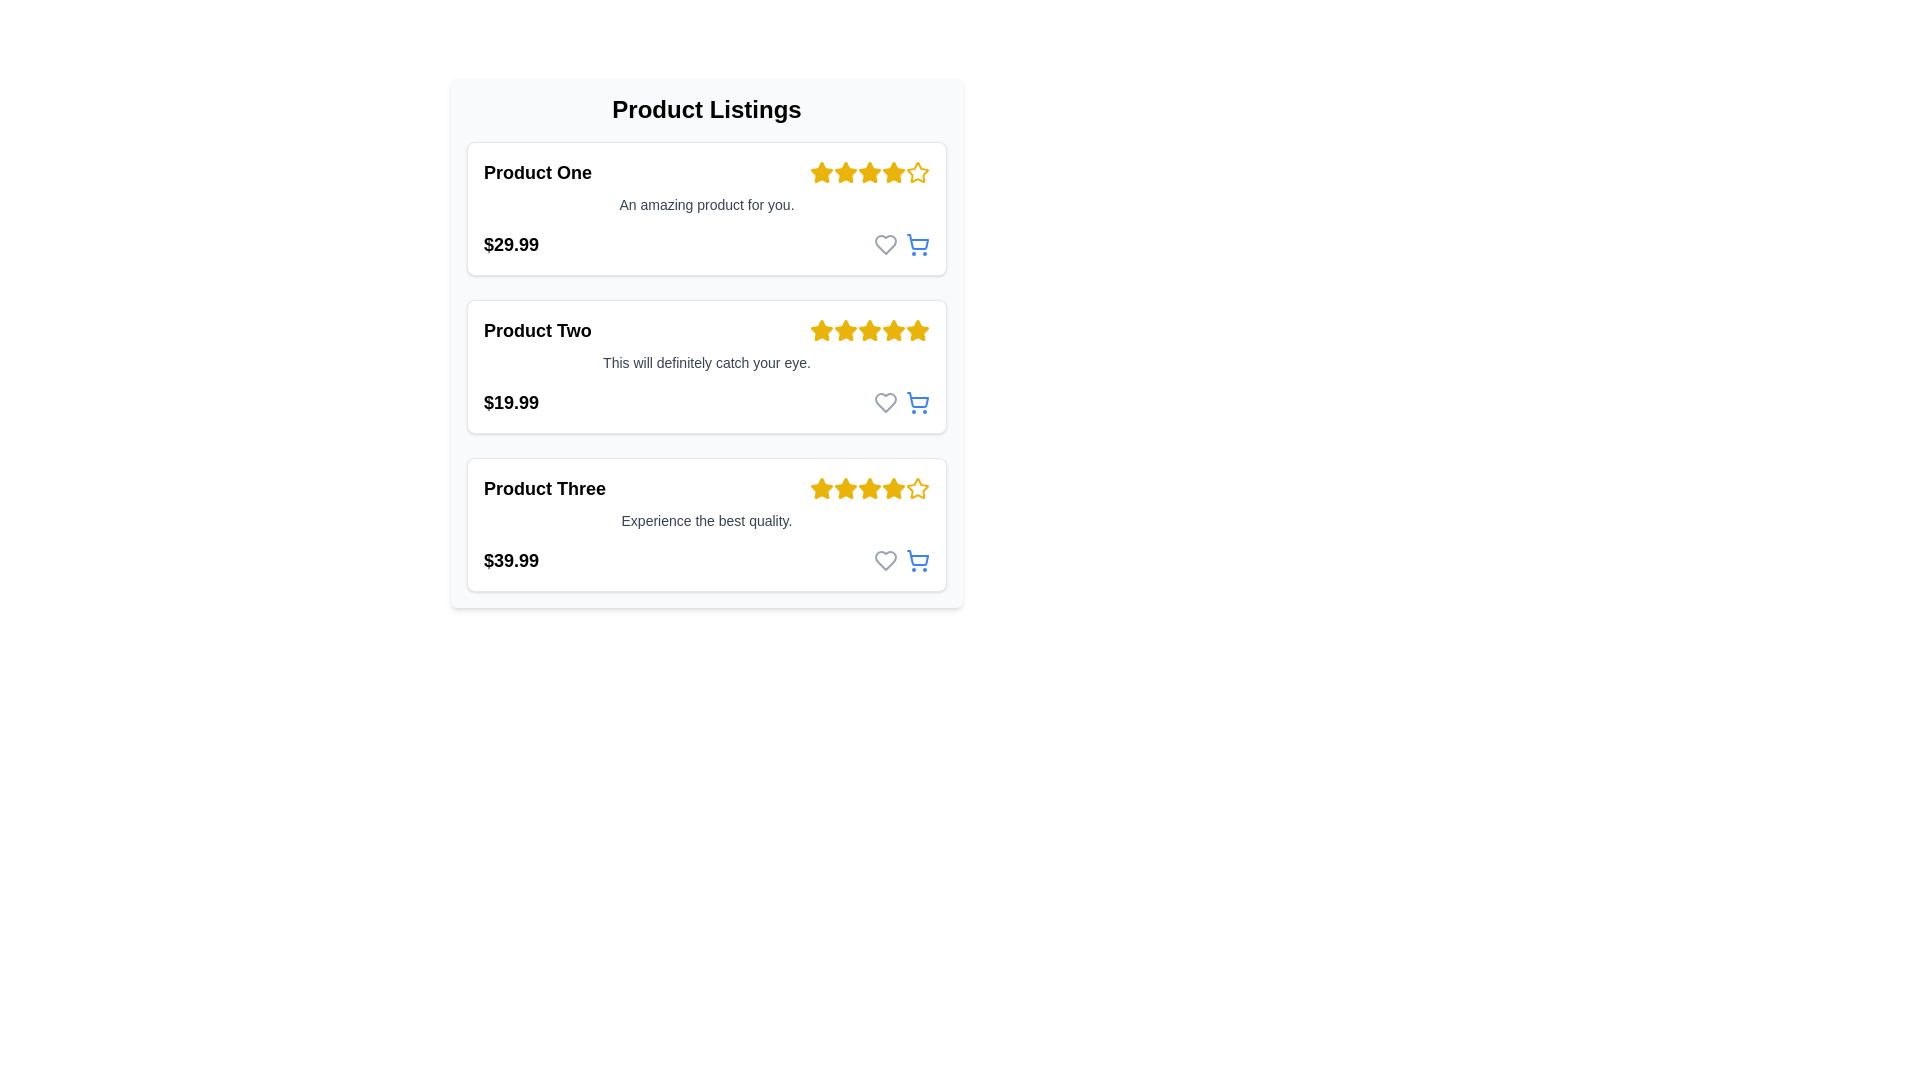 This screenshot has width=1920, height=1080. I want to click on the 'like' or 'favorite' button located in the second product row, positioned to the right of the product description and price, and to the left of the shopping cart icon, so click(885, 402).